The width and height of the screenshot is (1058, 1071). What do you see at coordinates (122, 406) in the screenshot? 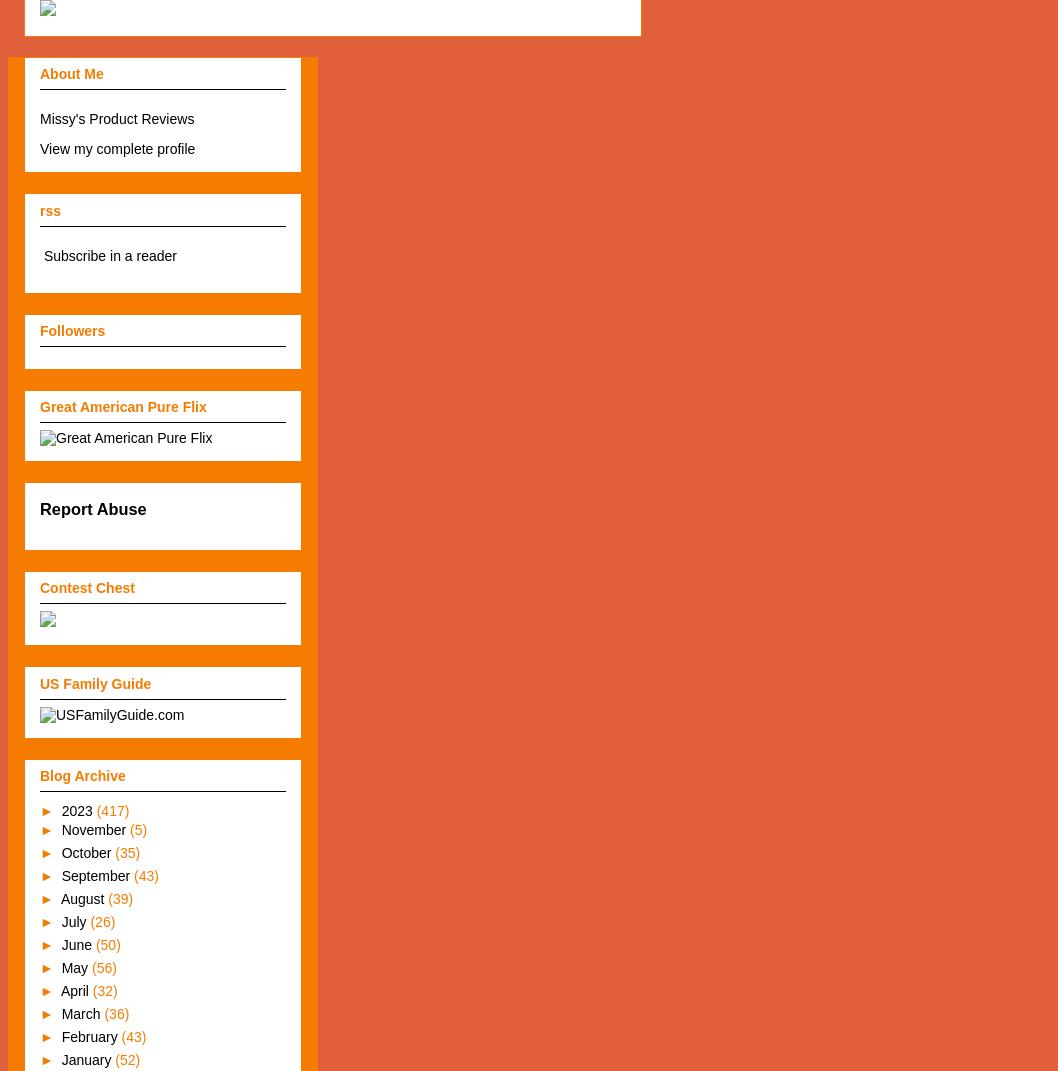
I see `'Great American Pure Flix'` at bounding box center [122, 406].